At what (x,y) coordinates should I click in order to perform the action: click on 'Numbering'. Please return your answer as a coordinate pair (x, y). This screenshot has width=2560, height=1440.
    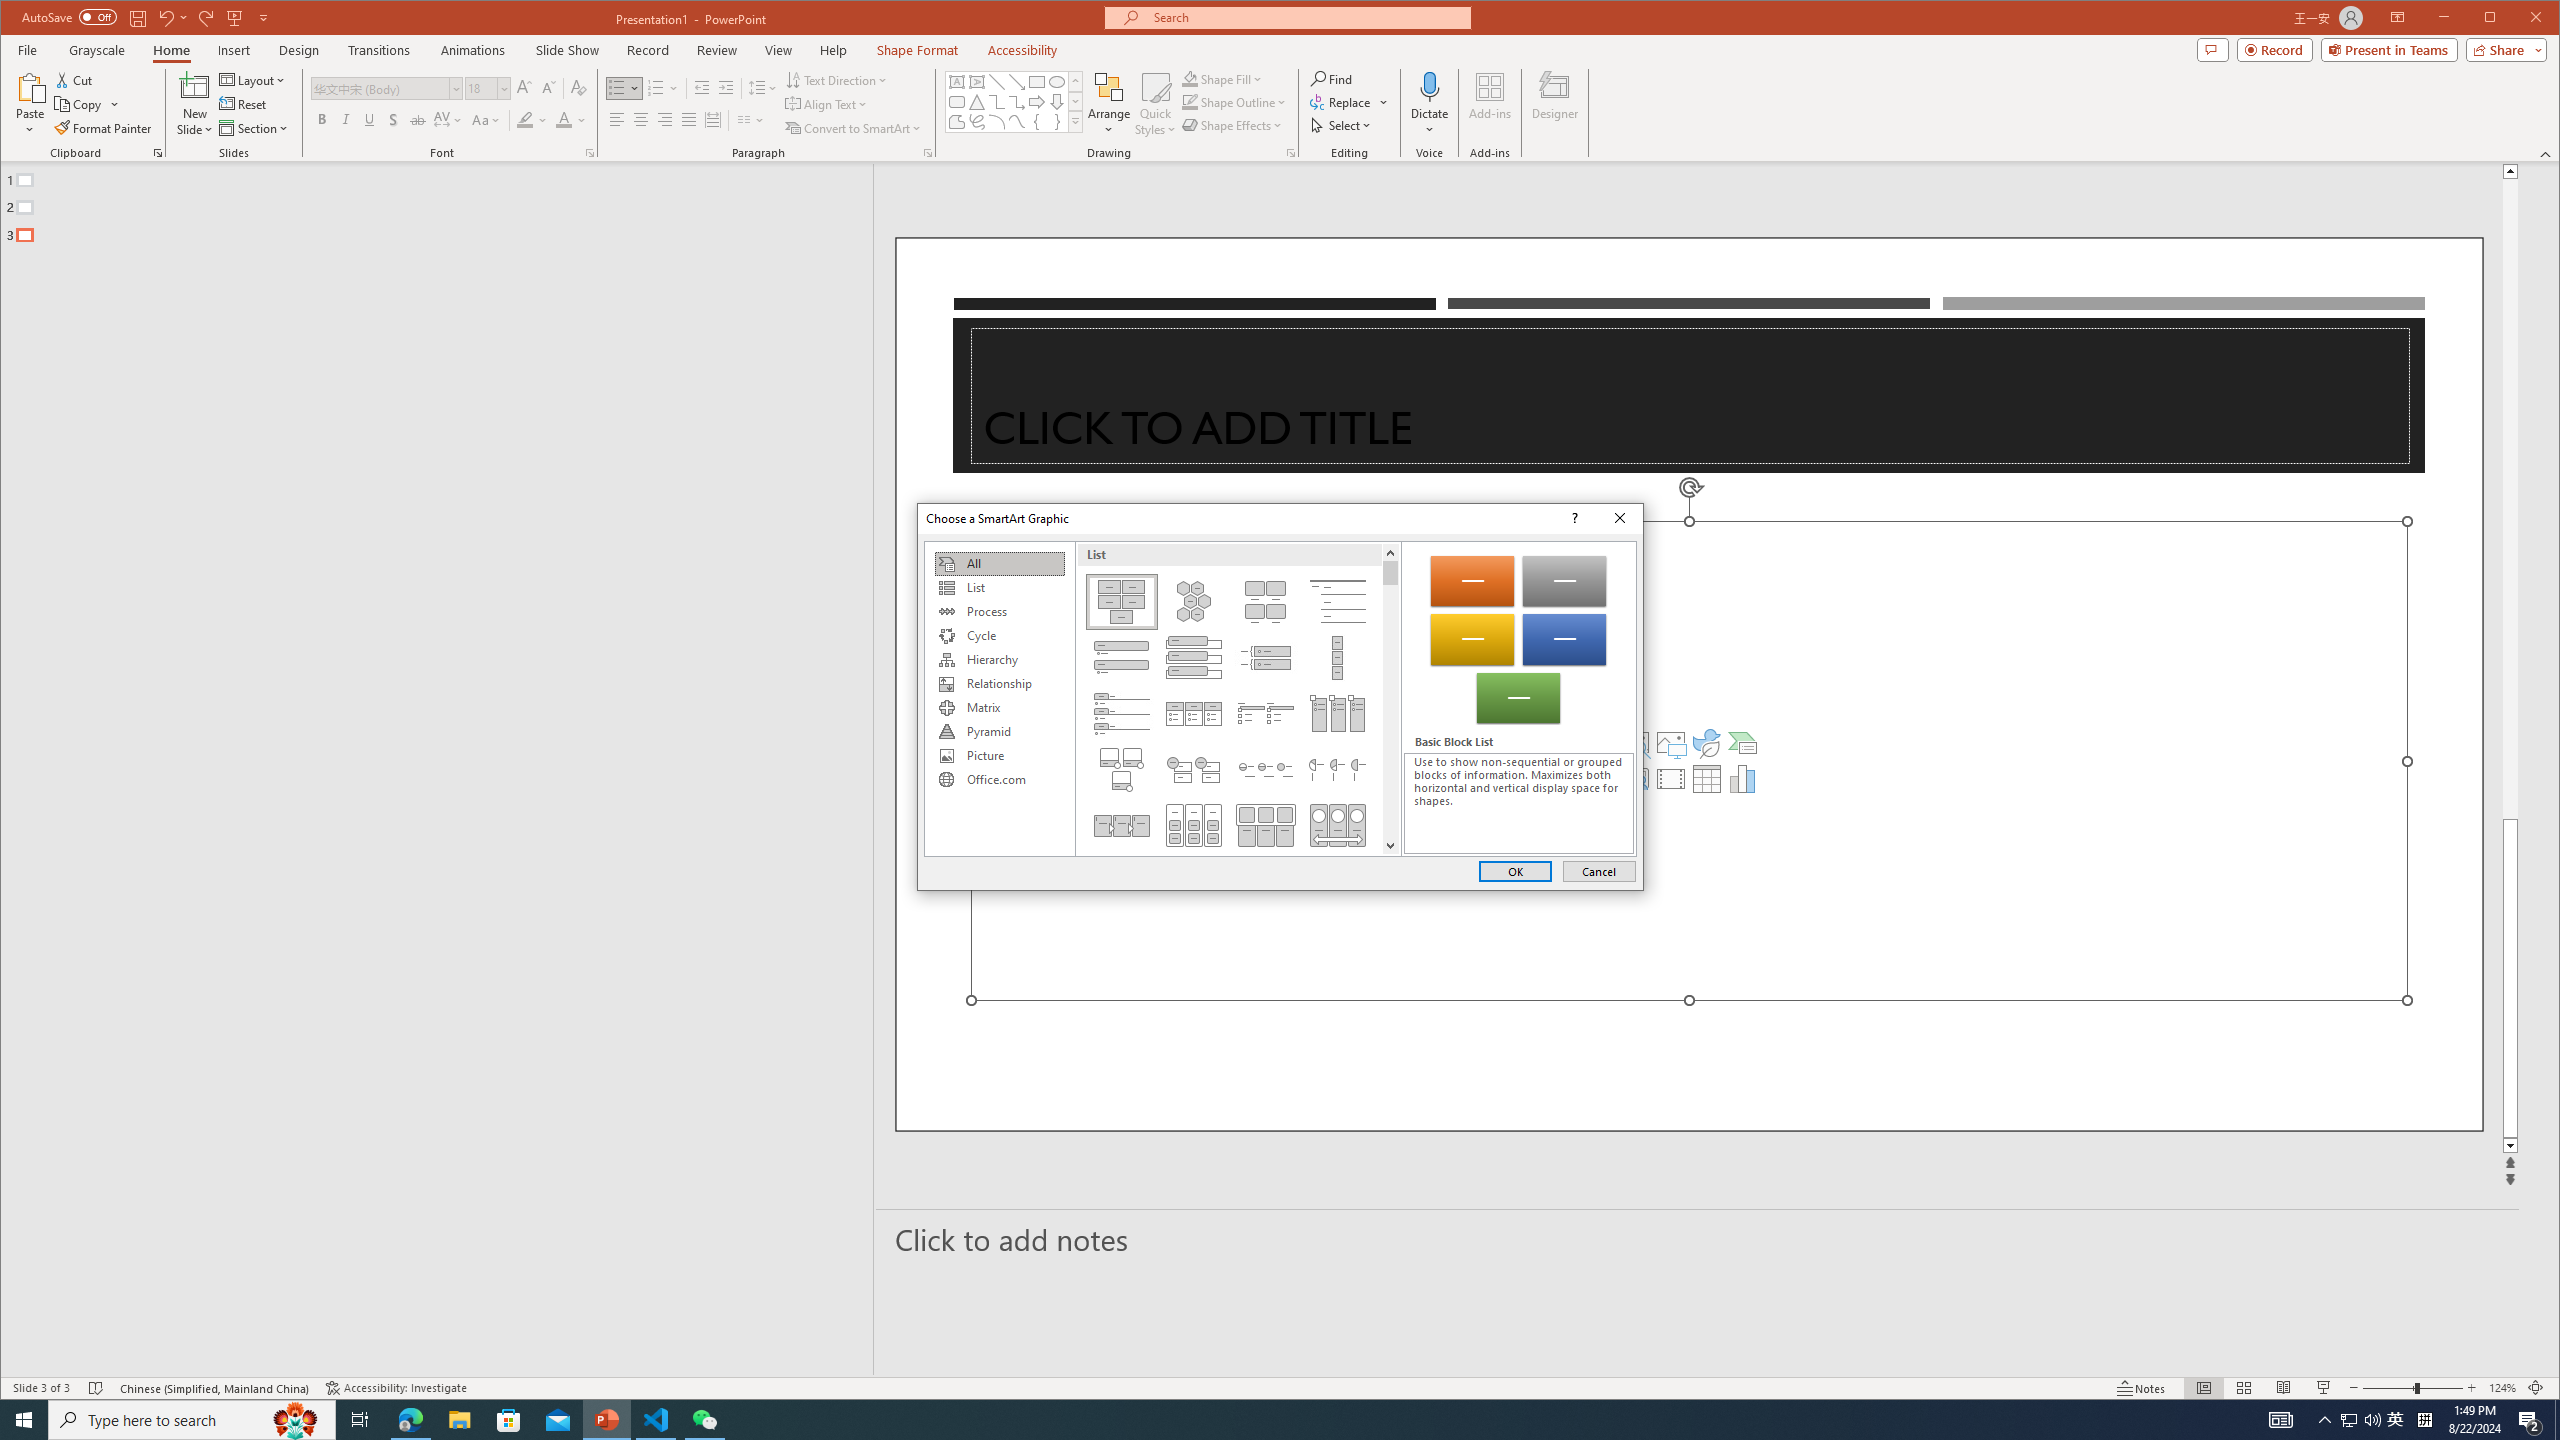
    Looking at the image, I should click on (663, 87).